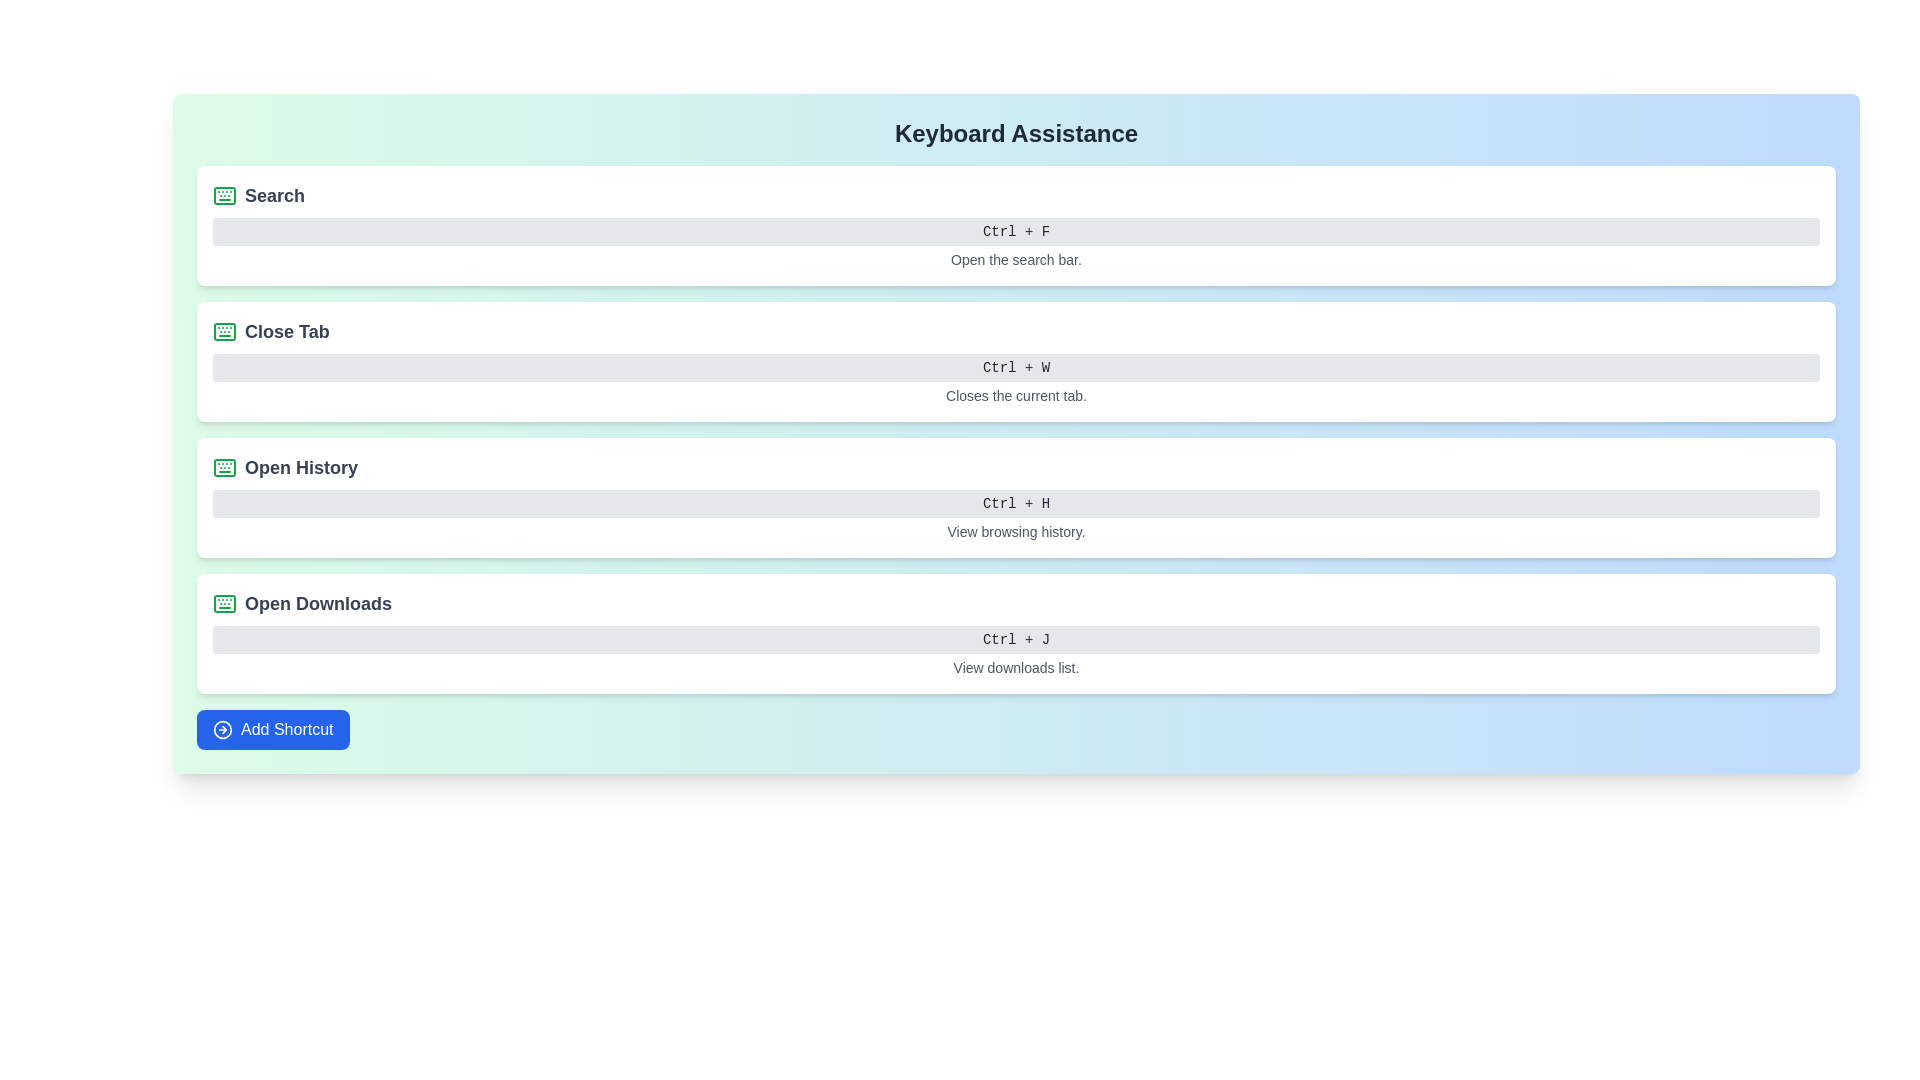 This screenshot has height=1080, width=1920. I want to click on the 'Close Tab' label, which is styled with a larger, semi-bold gray font and is located within a UI card in the second row, positioned below the 'Search' card and above the 'Open History' card, so click(286, 330).